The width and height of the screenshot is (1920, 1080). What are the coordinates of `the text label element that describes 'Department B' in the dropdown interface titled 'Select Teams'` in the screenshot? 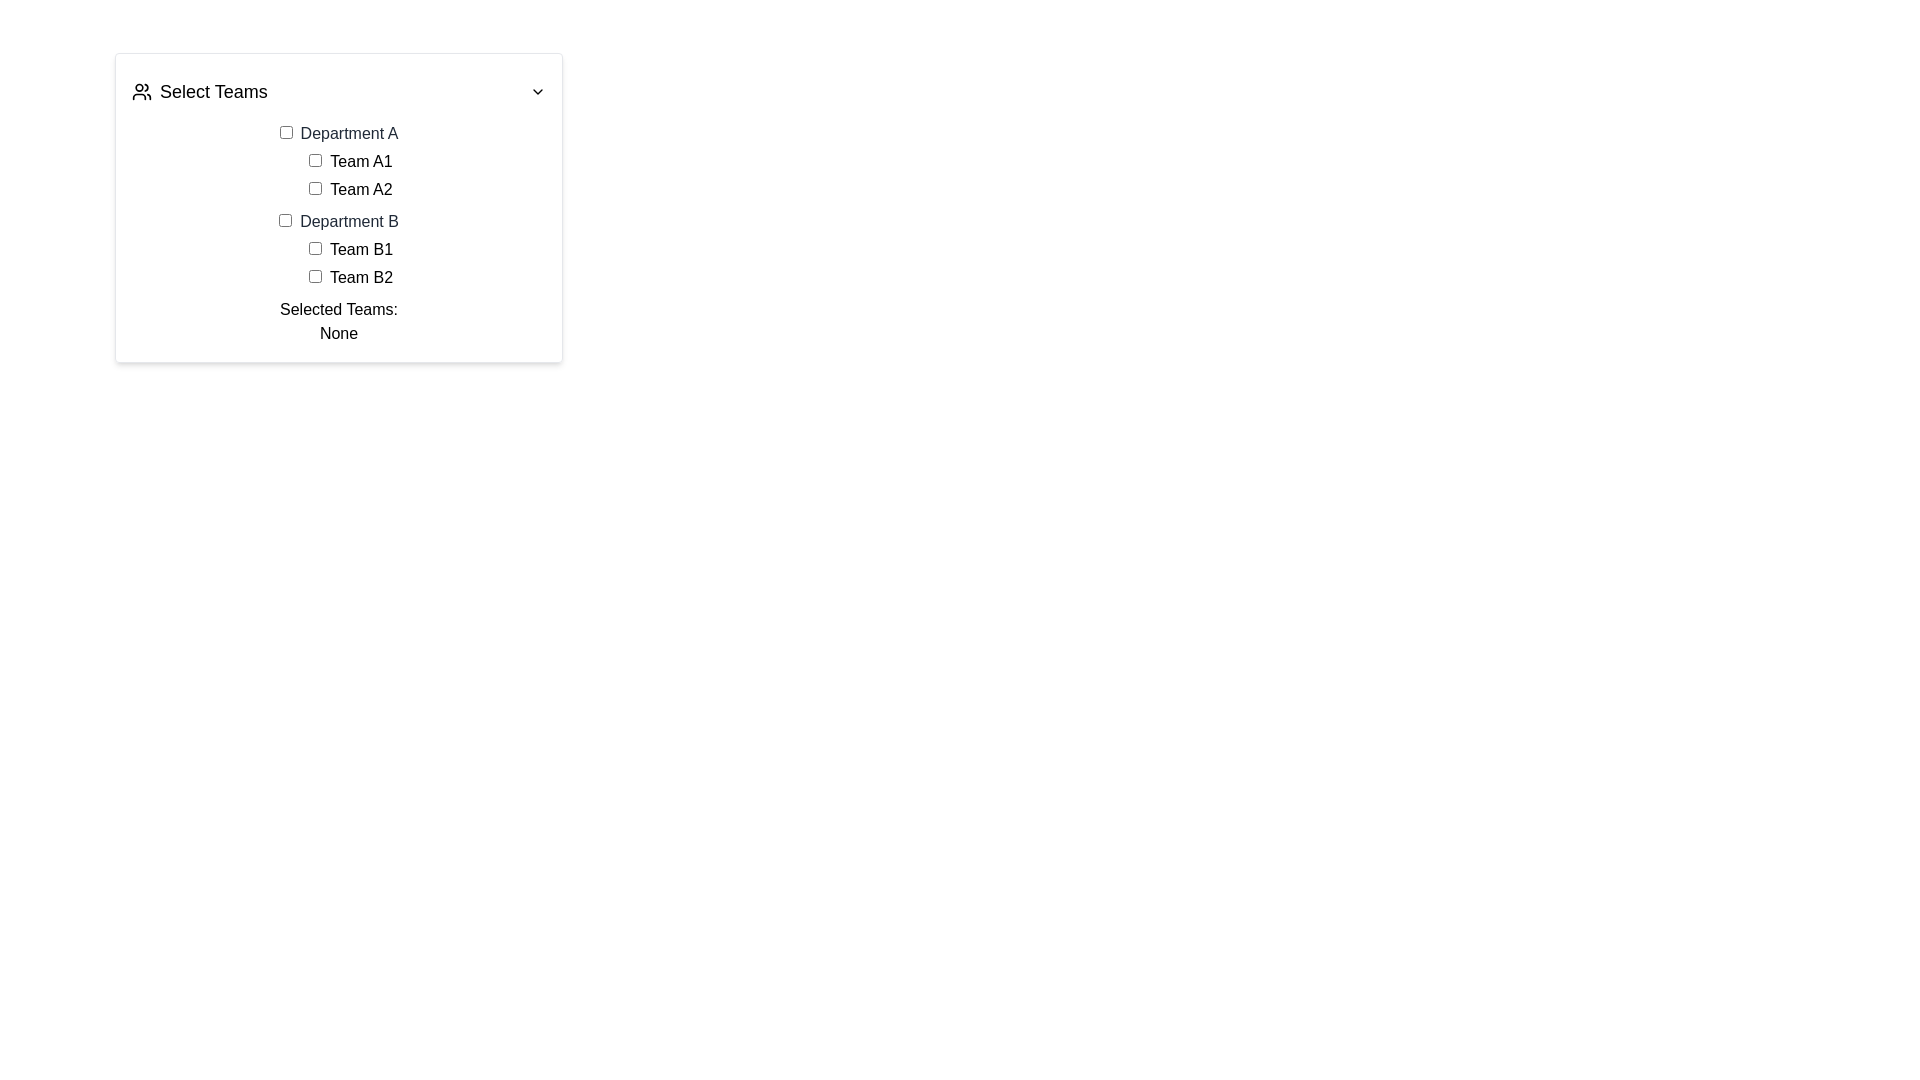 It's located at (349, 221).